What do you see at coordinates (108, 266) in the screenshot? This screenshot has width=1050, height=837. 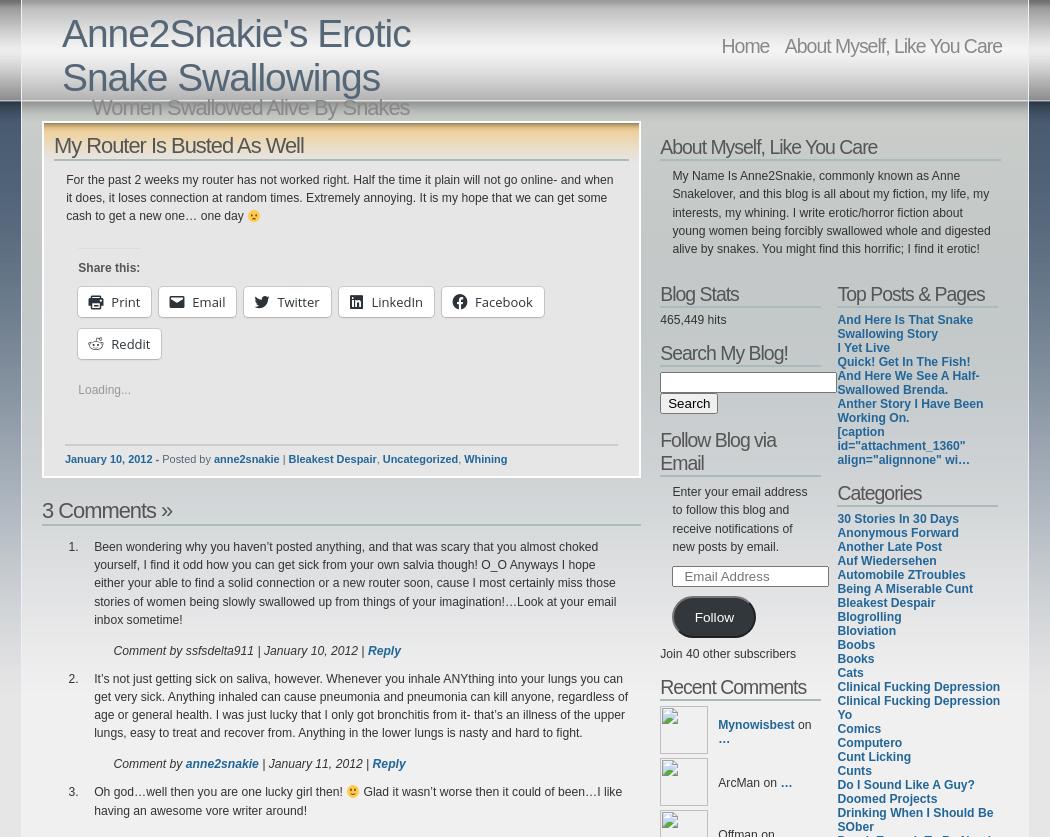 I see `'Share this:'` at bounding box center [108, 266].